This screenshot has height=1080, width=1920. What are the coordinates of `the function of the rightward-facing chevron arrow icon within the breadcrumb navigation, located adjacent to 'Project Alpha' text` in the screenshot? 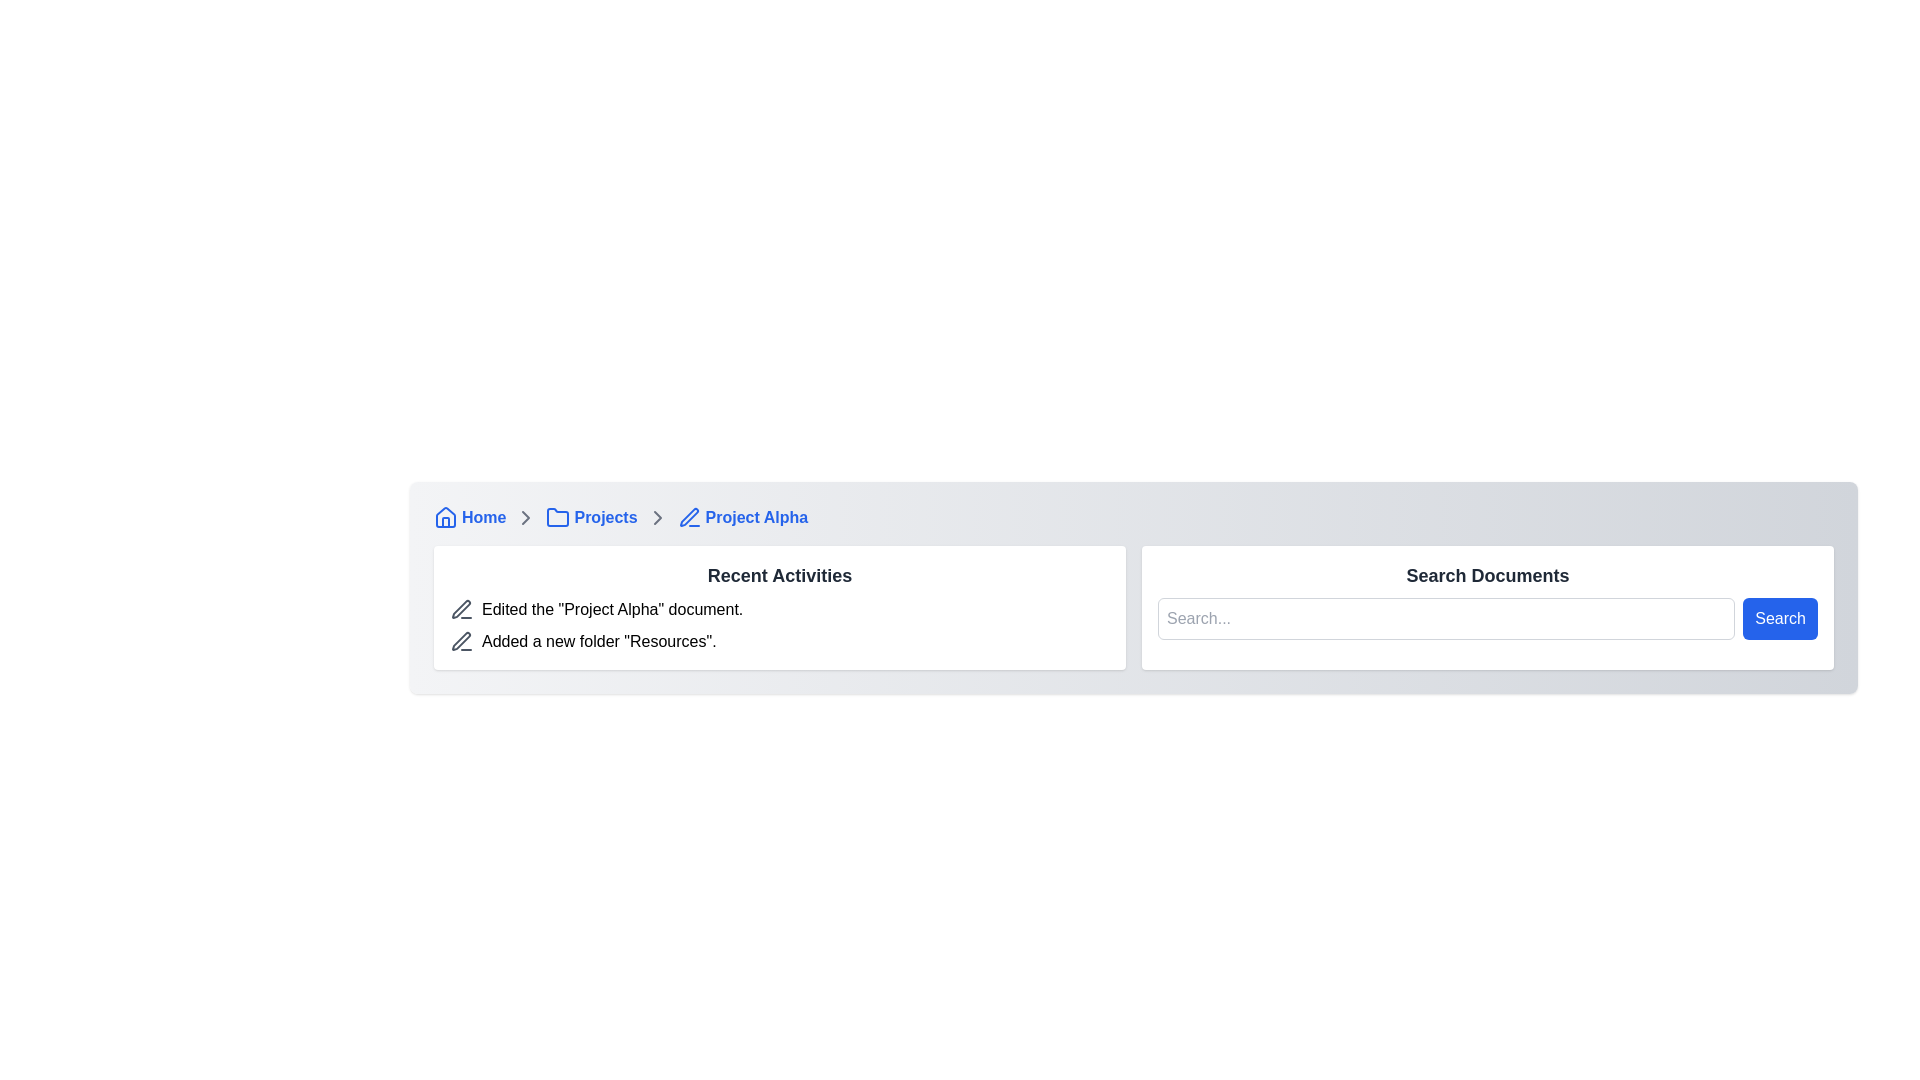 It's located at (657, 516).